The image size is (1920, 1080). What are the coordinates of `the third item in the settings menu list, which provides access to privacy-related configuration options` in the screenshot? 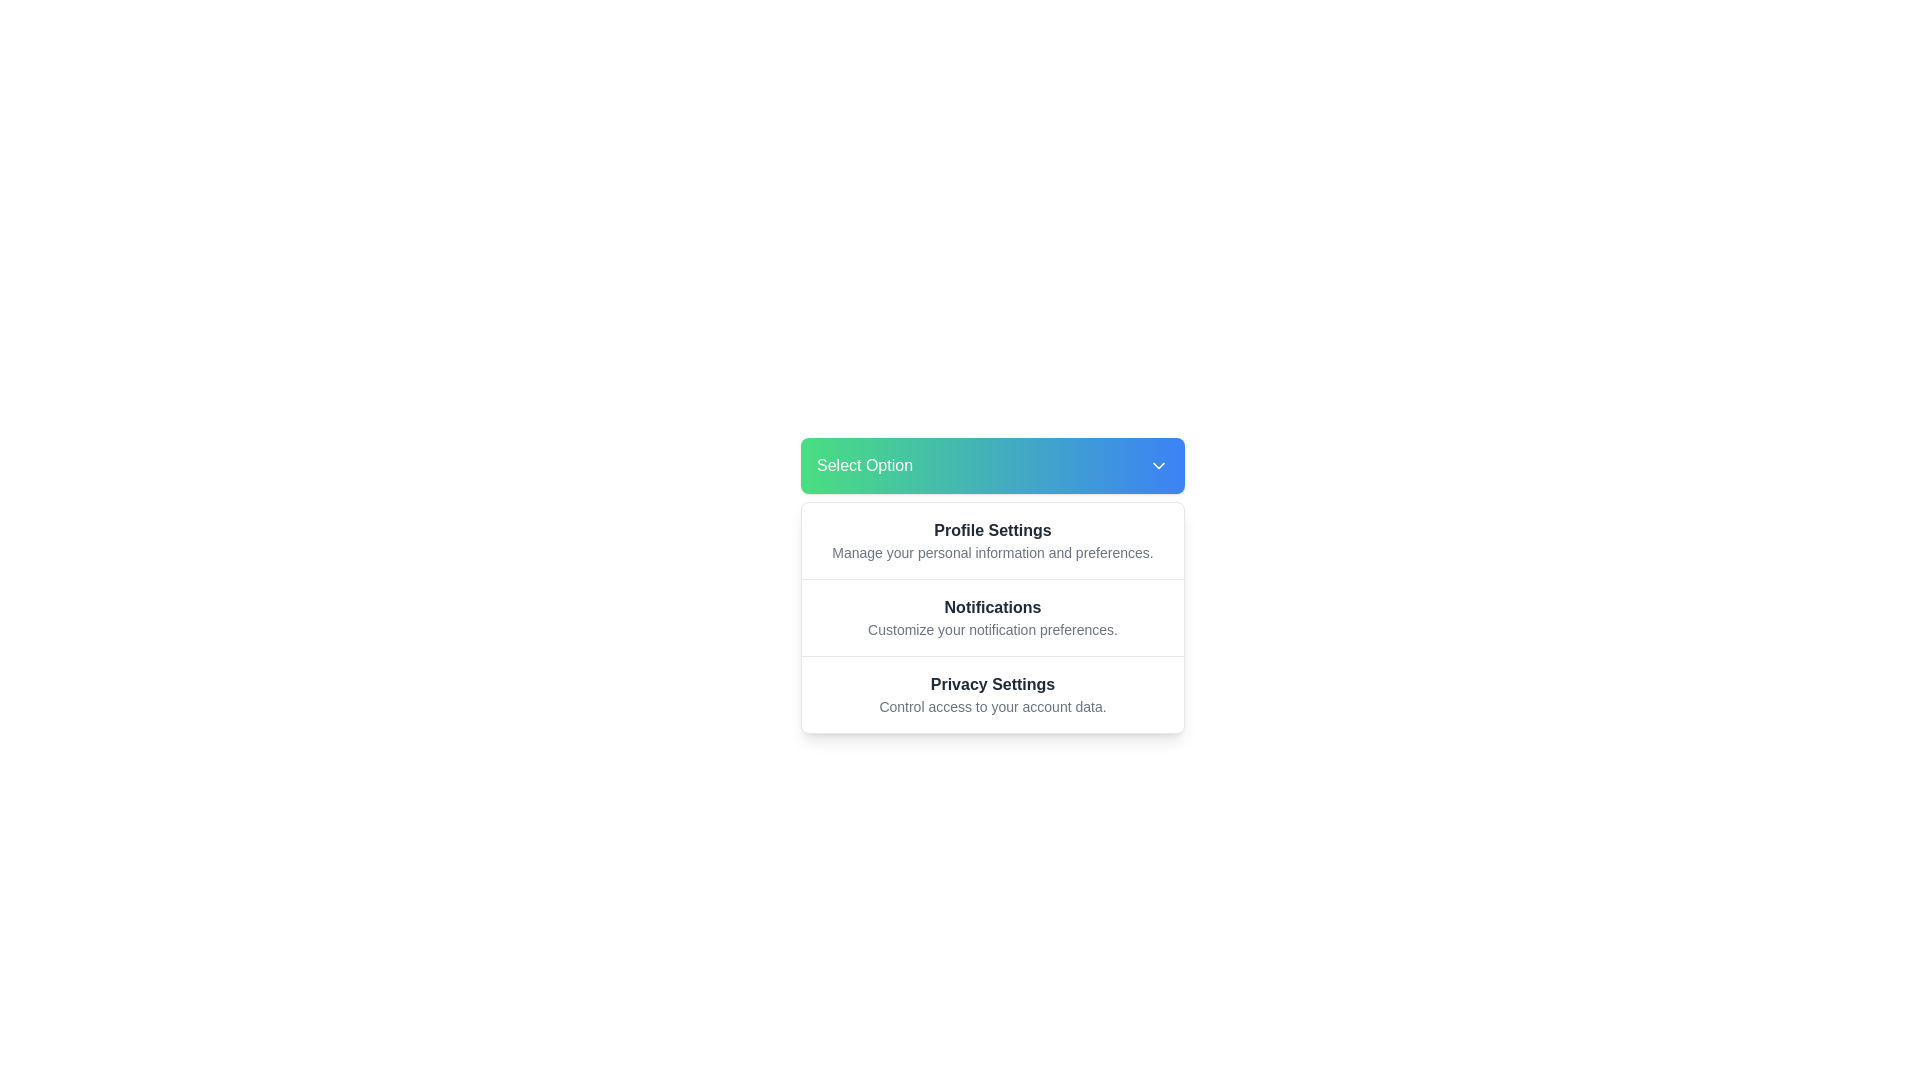 It's located at (993, 693).